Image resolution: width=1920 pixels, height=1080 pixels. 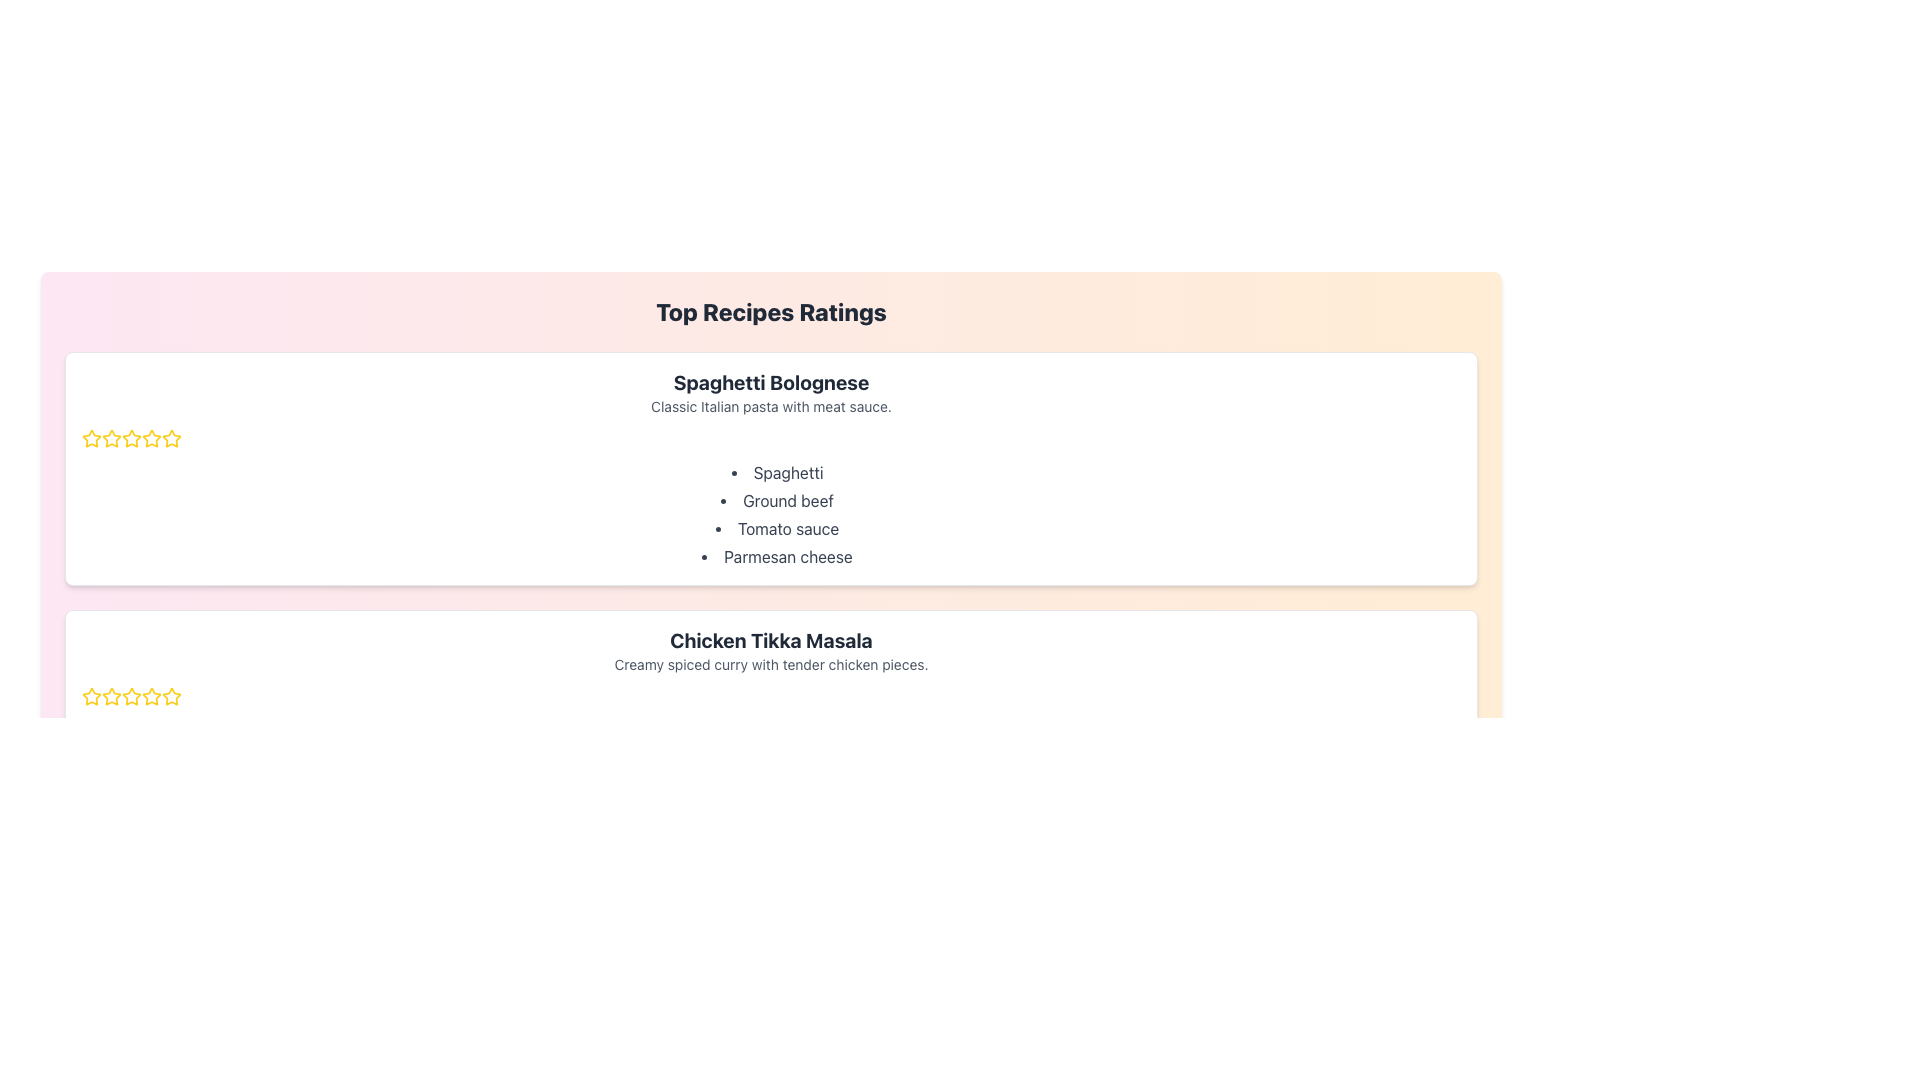 What do you see at coordinates (131, 438) in the screenshot?
I see `the fourth star in the rating system next to the 'Spaghetti Bolognese' section to give this rating` at bounding box center [131, 438].